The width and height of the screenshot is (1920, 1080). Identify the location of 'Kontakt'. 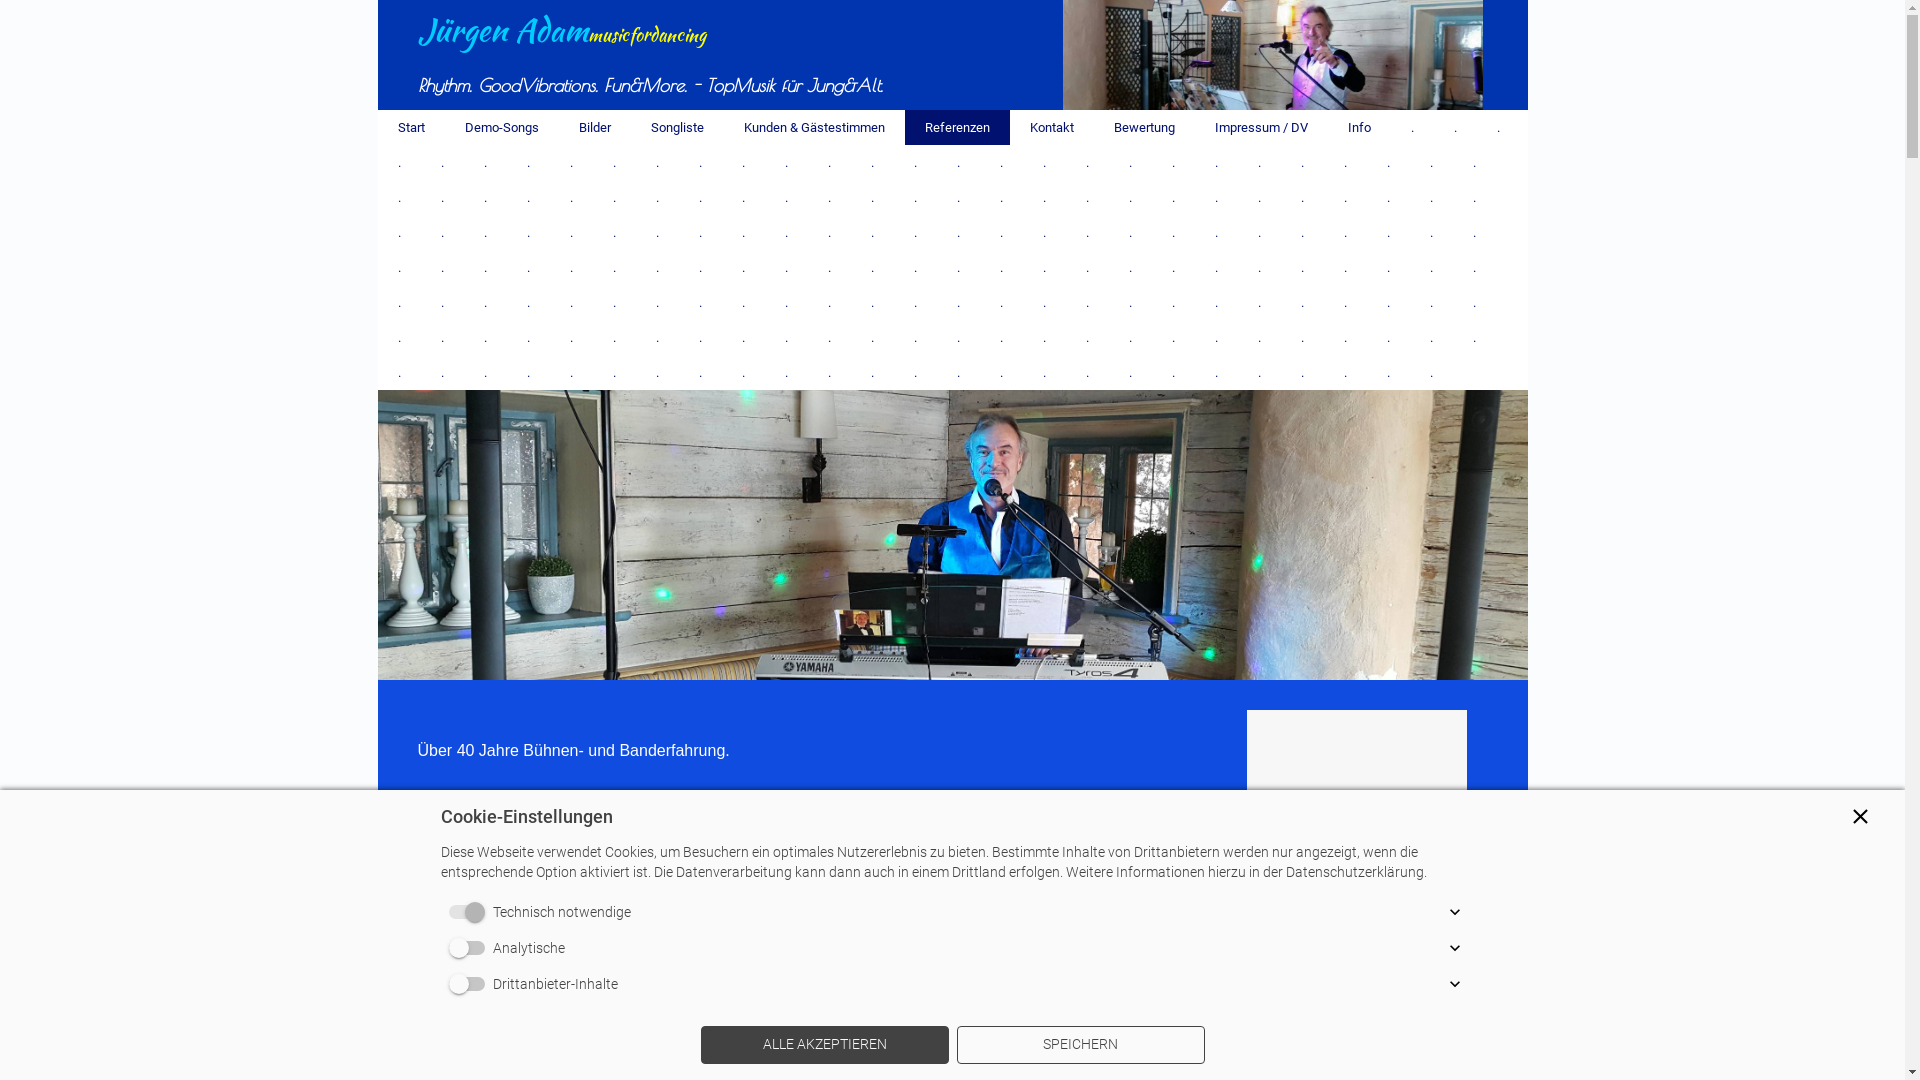
(1050, 127).